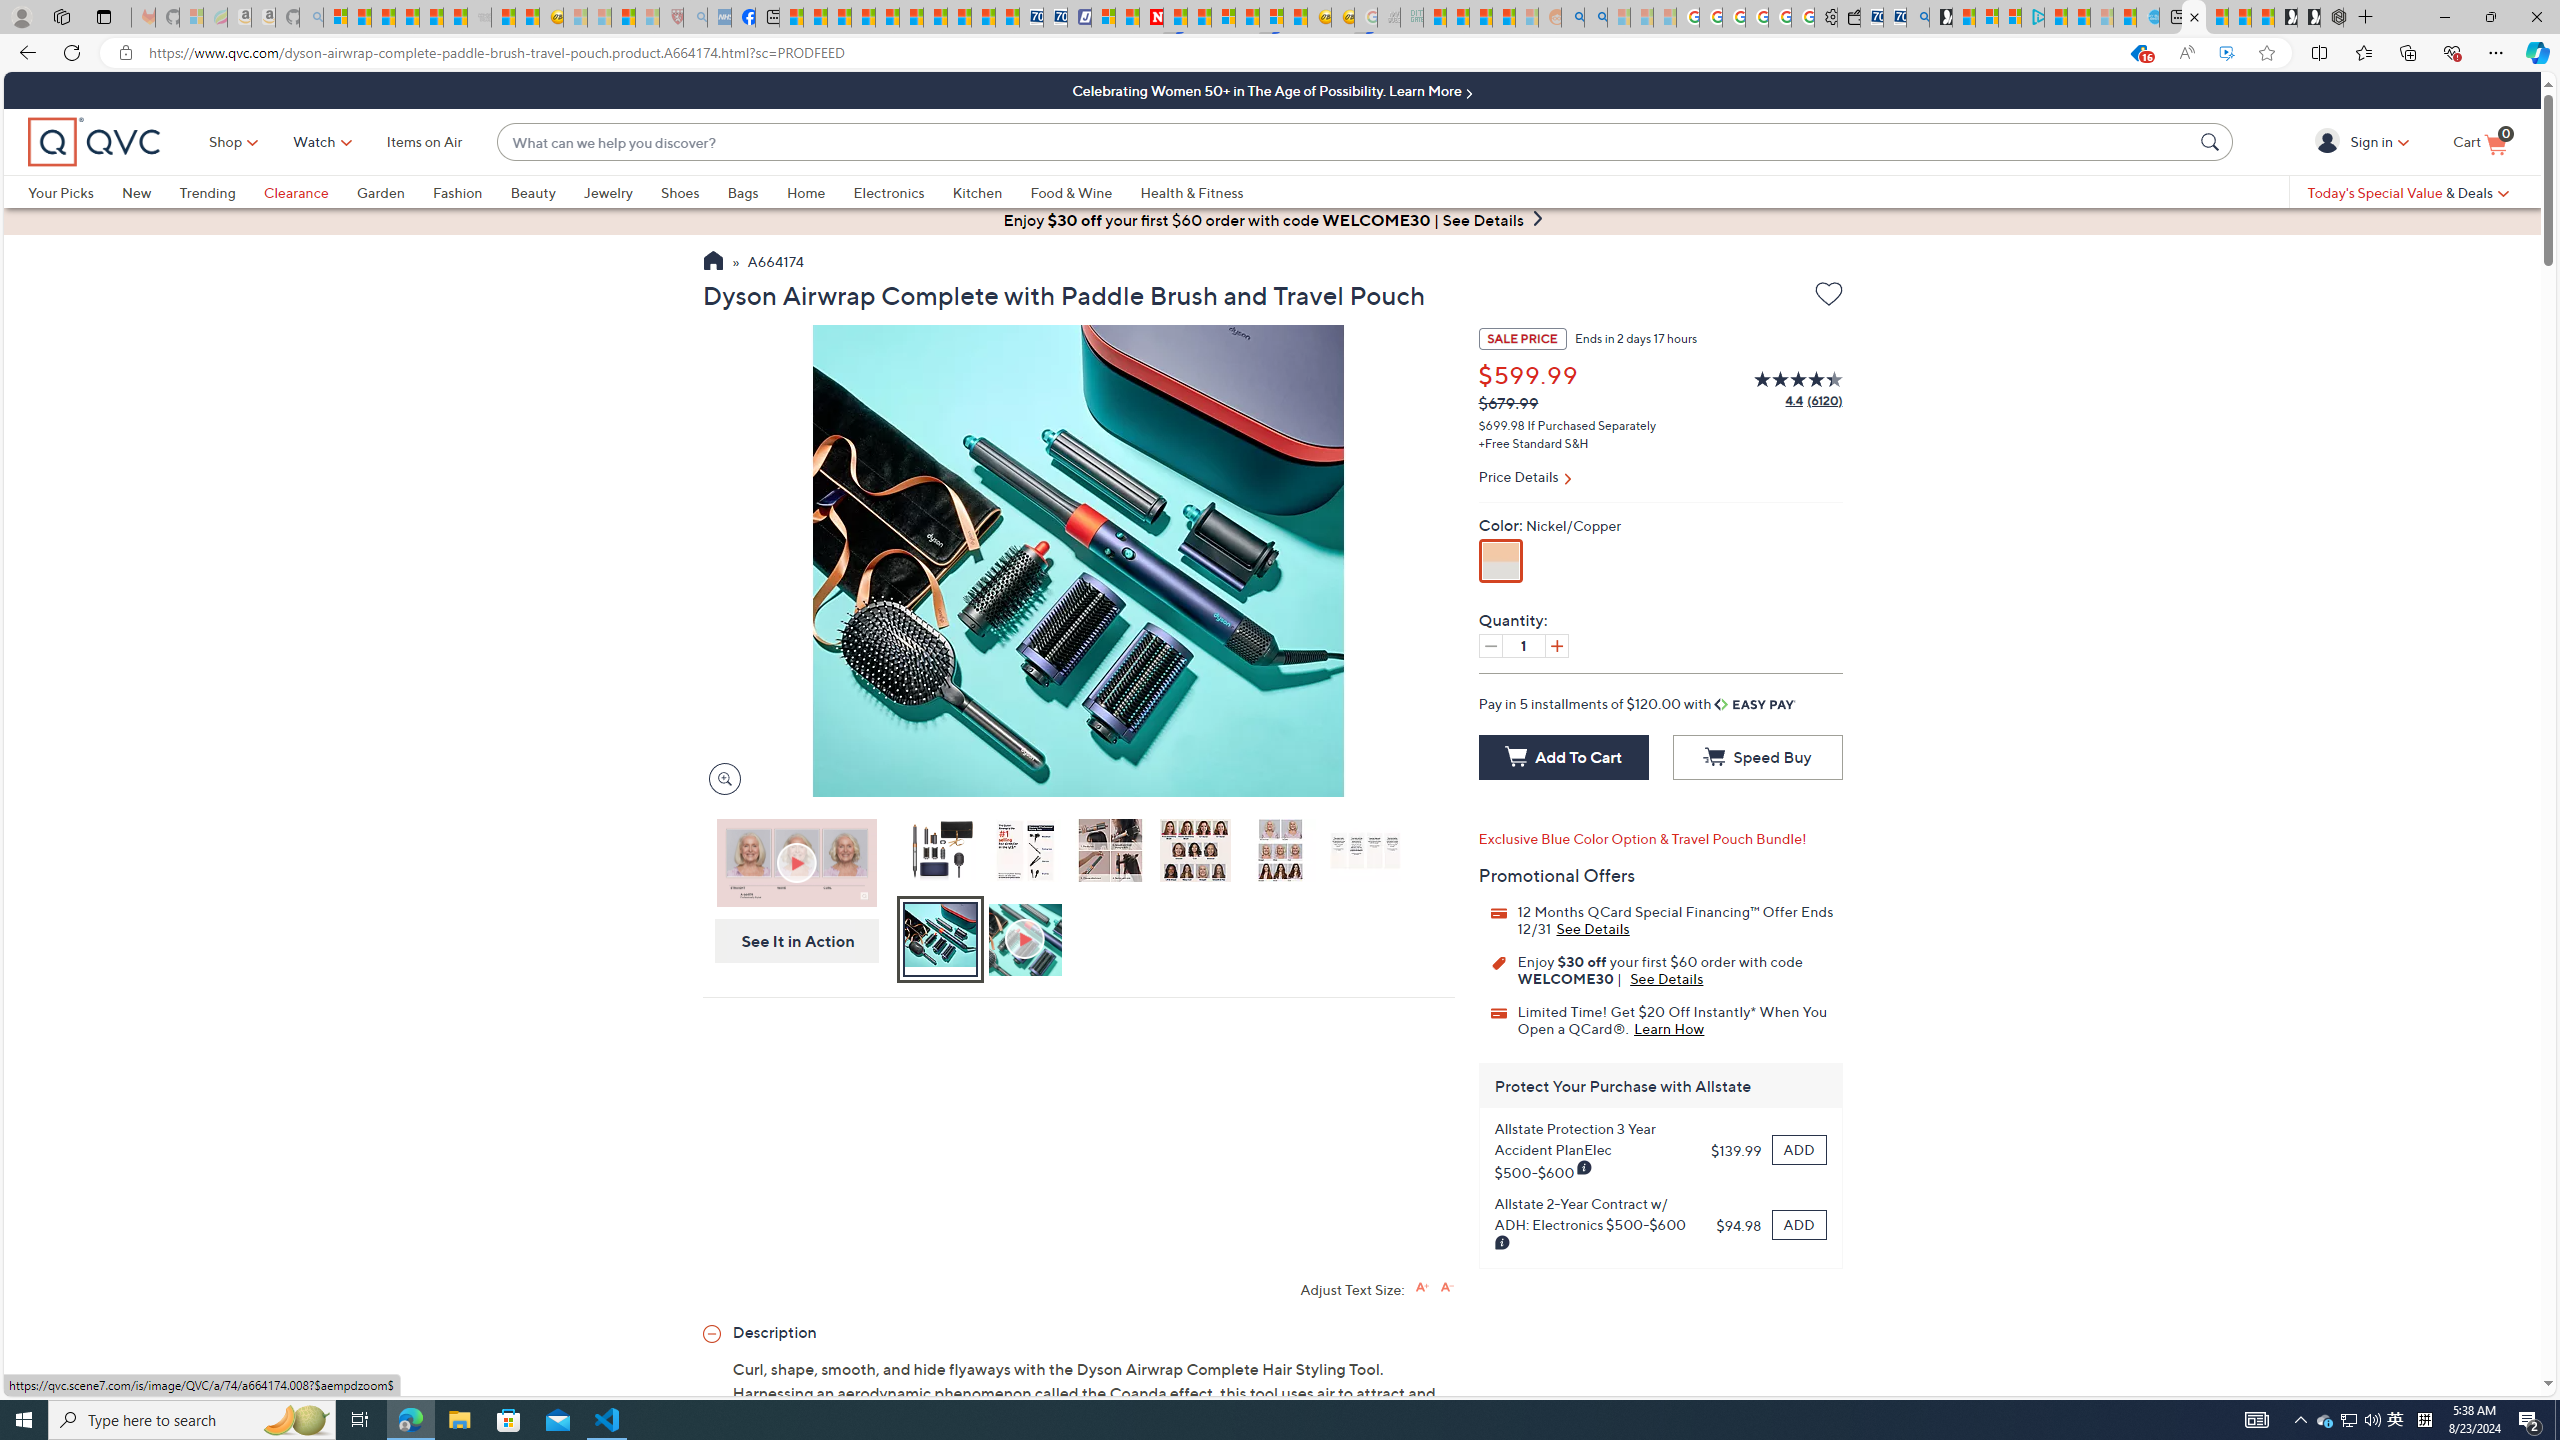 The width and height of the screenshot is (2560, 1440). I want to click on 'New', so click(148, 191).